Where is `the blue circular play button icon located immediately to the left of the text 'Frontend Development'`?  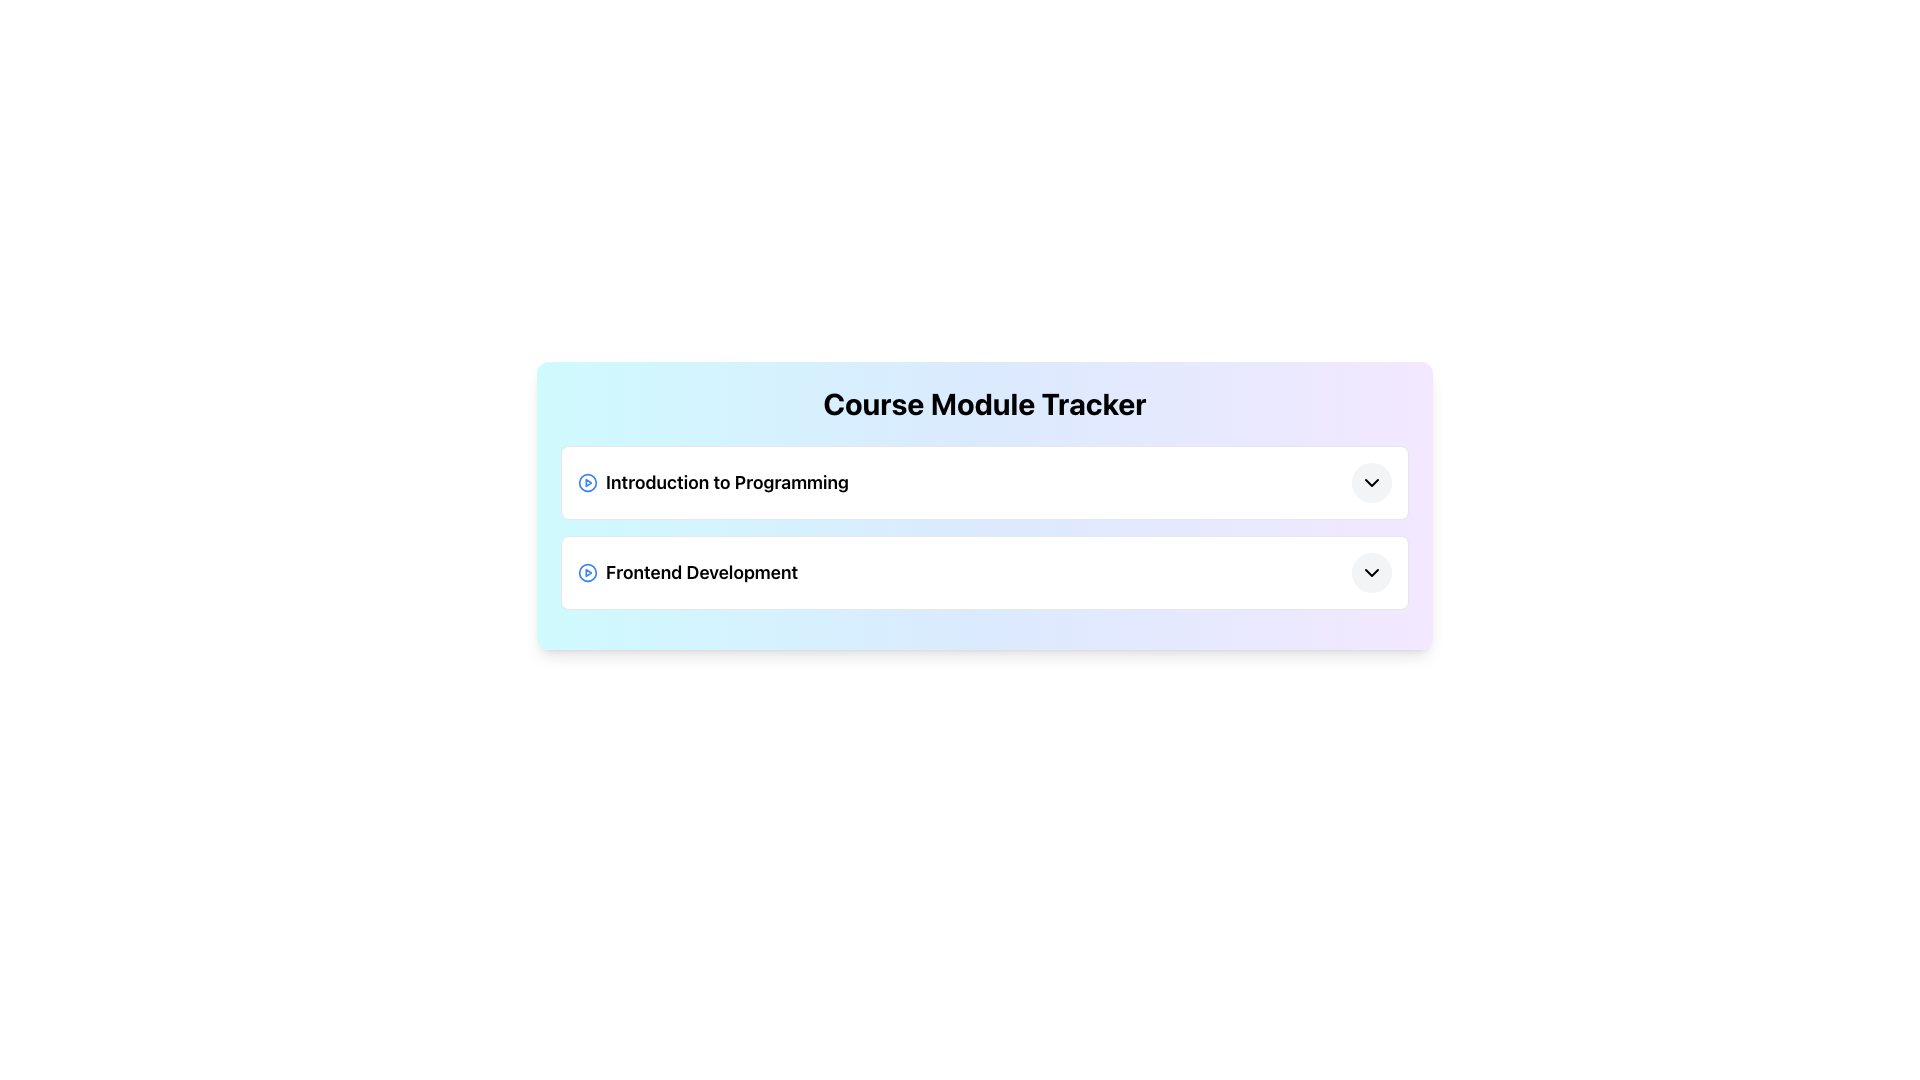
the blue circular play button icon located immediately to the left of the text 'Frontend Development' is located at coordinates (587, 573).